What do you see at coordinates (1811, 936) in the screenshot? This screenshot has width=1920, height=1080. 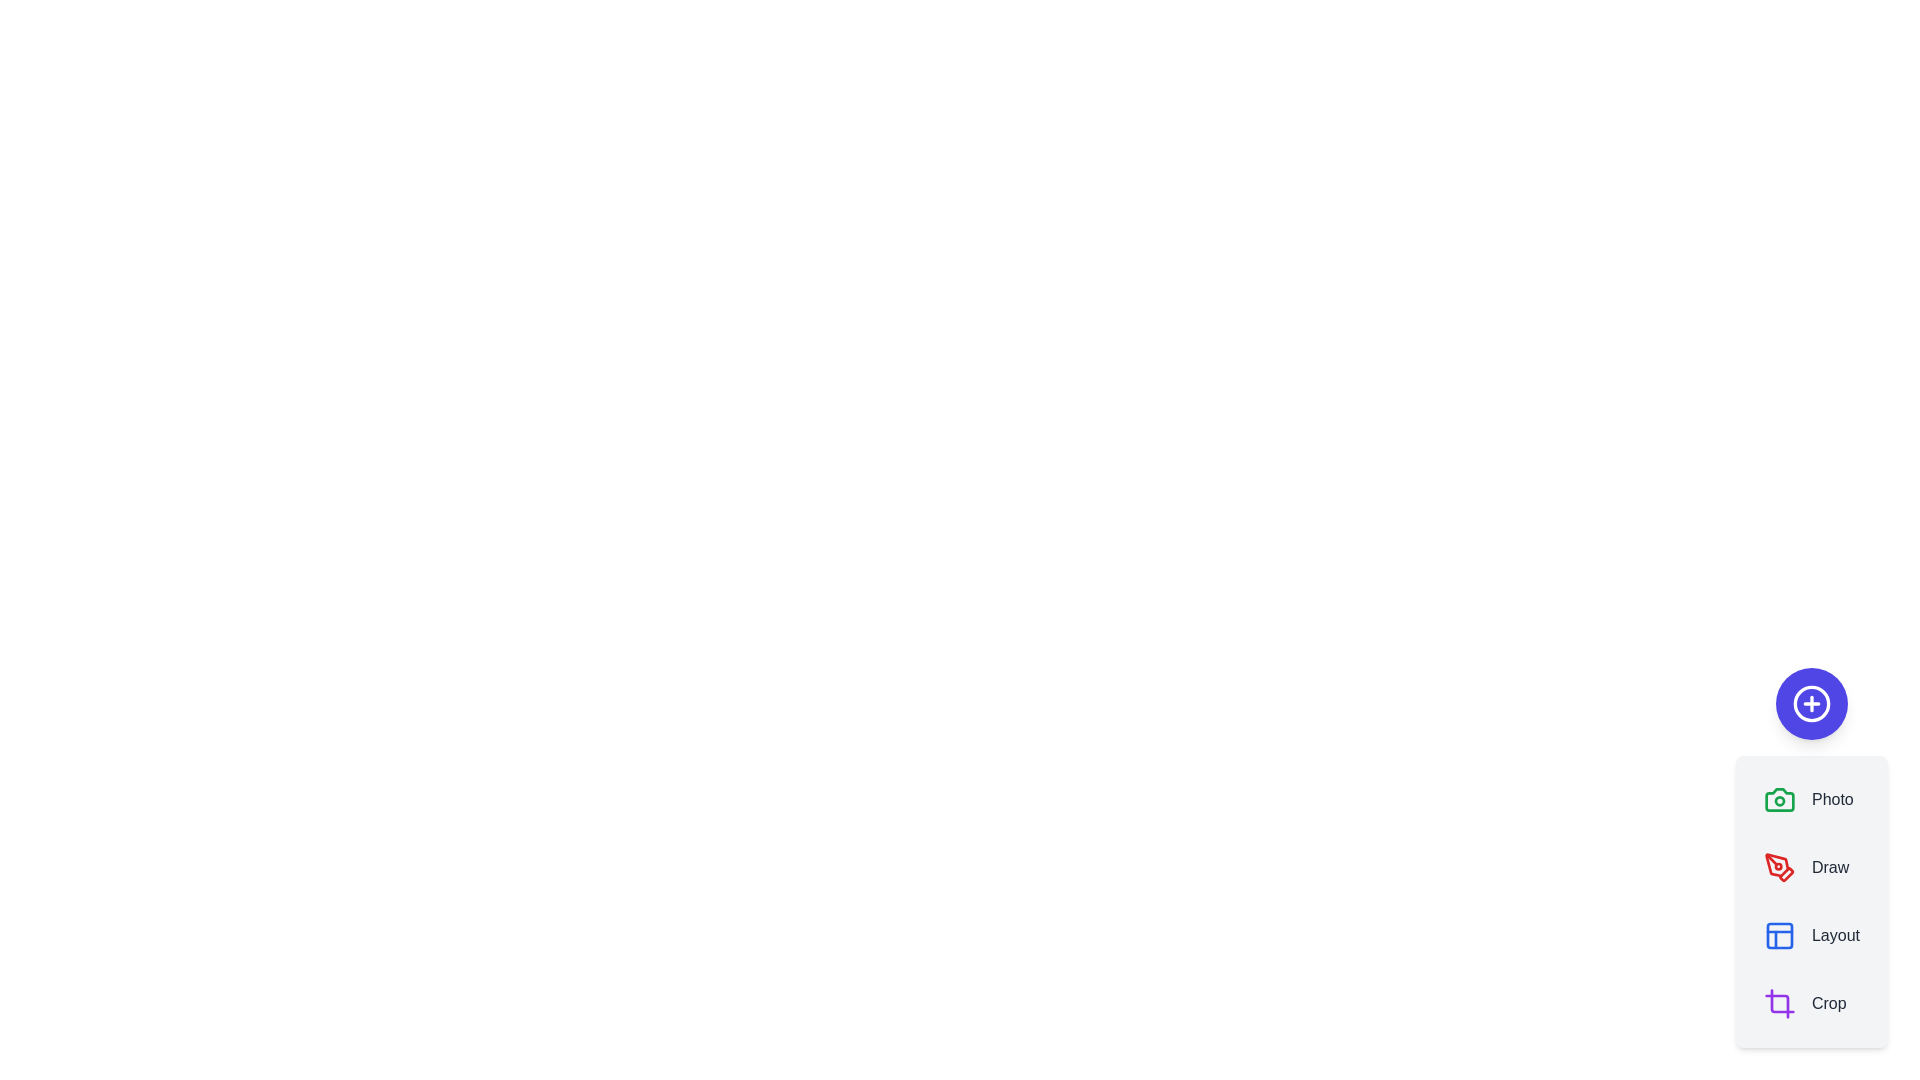 I see `the Layout button to select it` at bounding box center [1811, 936].